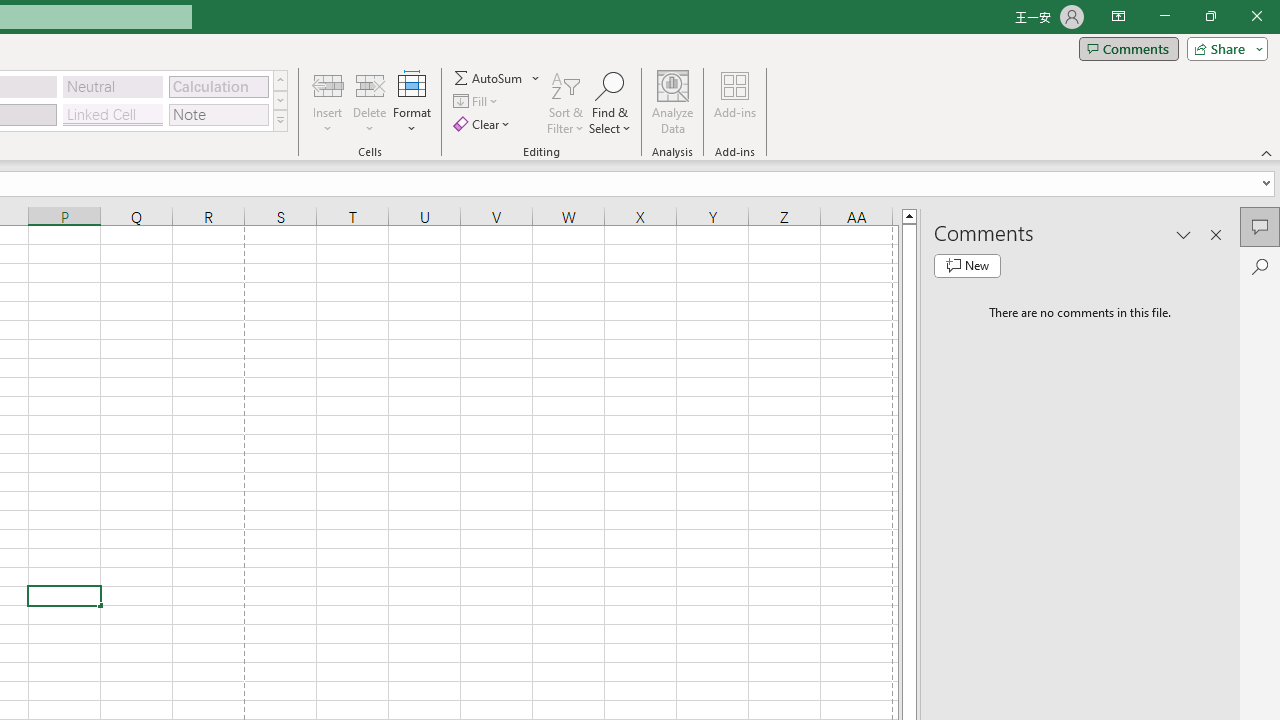 The height and width of the screenshot is (720, 1280). What do you see at coordinates (1164, 16) in the screenshot?
I see `'Minimize'` at bounding box center [1164, 16].